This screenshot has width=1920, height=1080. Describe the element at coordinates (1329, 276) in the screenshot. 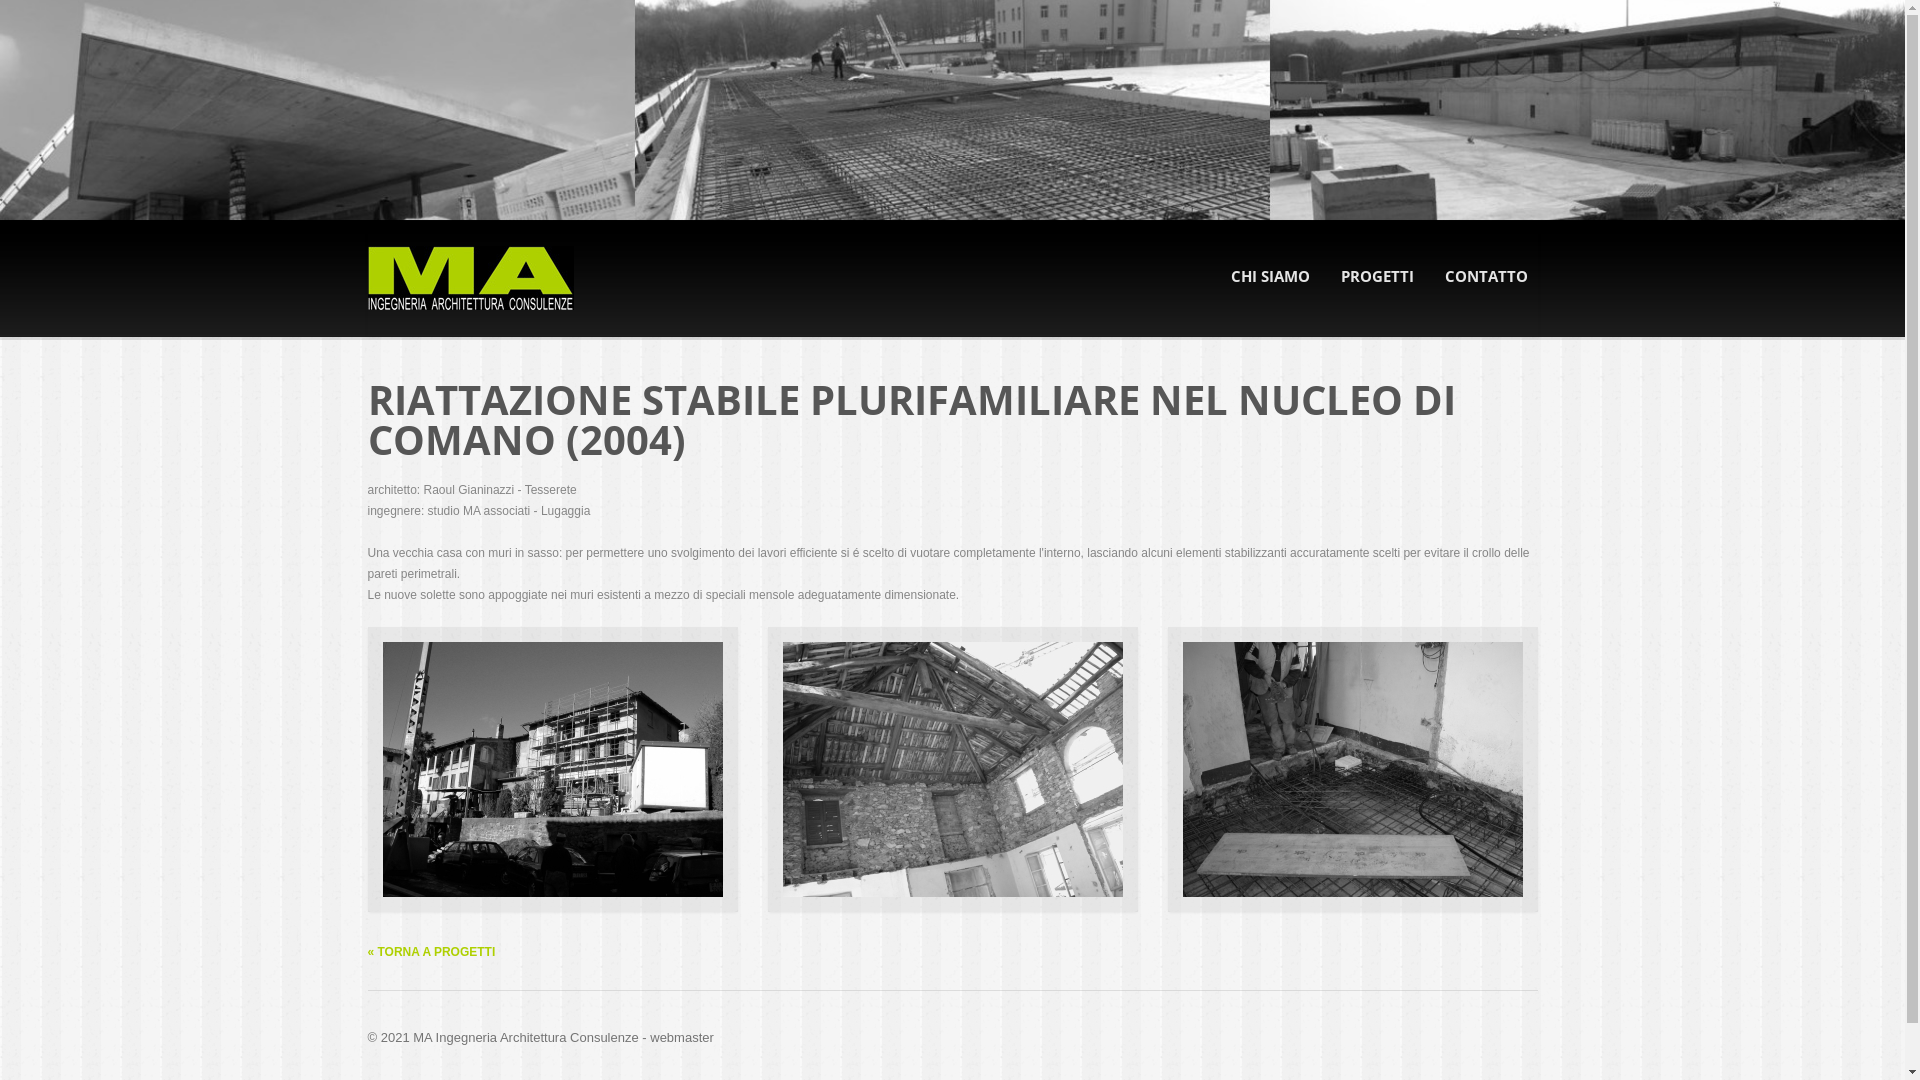

I see `'PROGETTI` at that location.